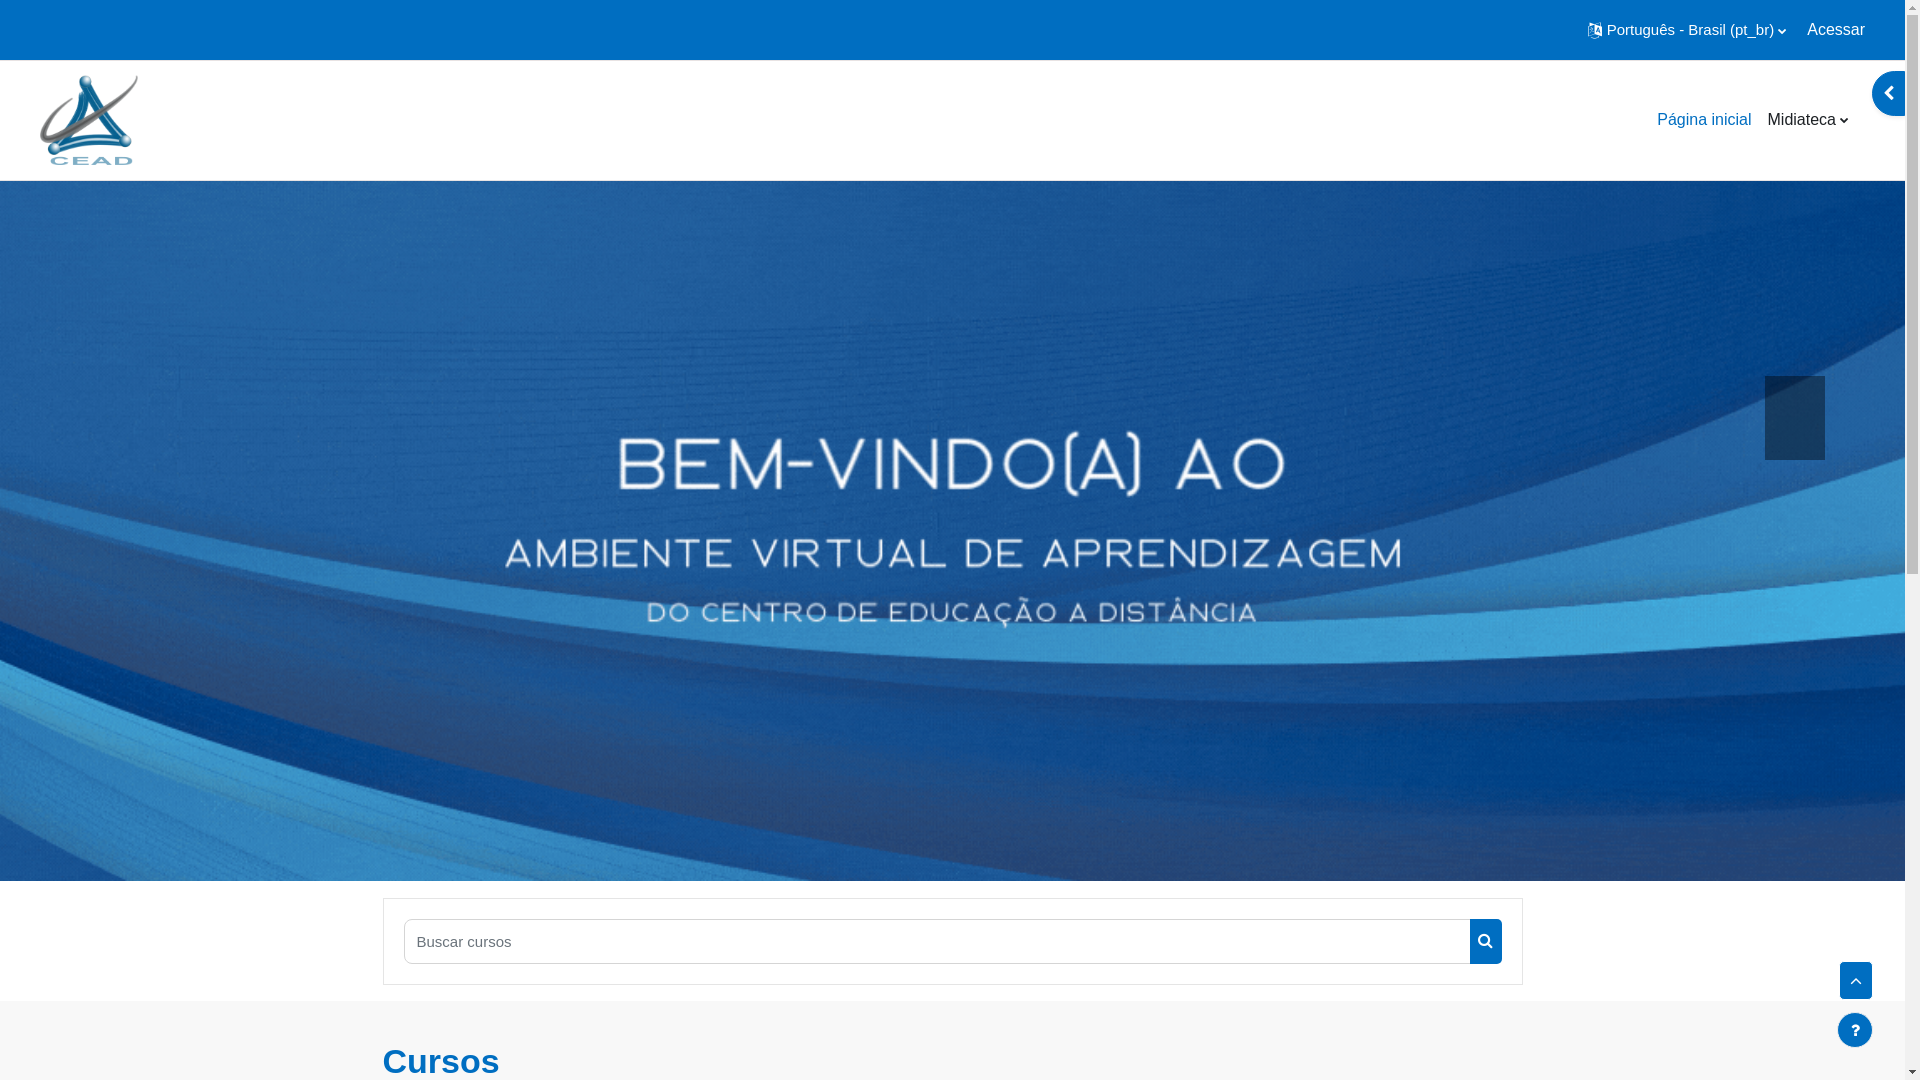  I want to click on 'Midiateca', so click(1808, 119).